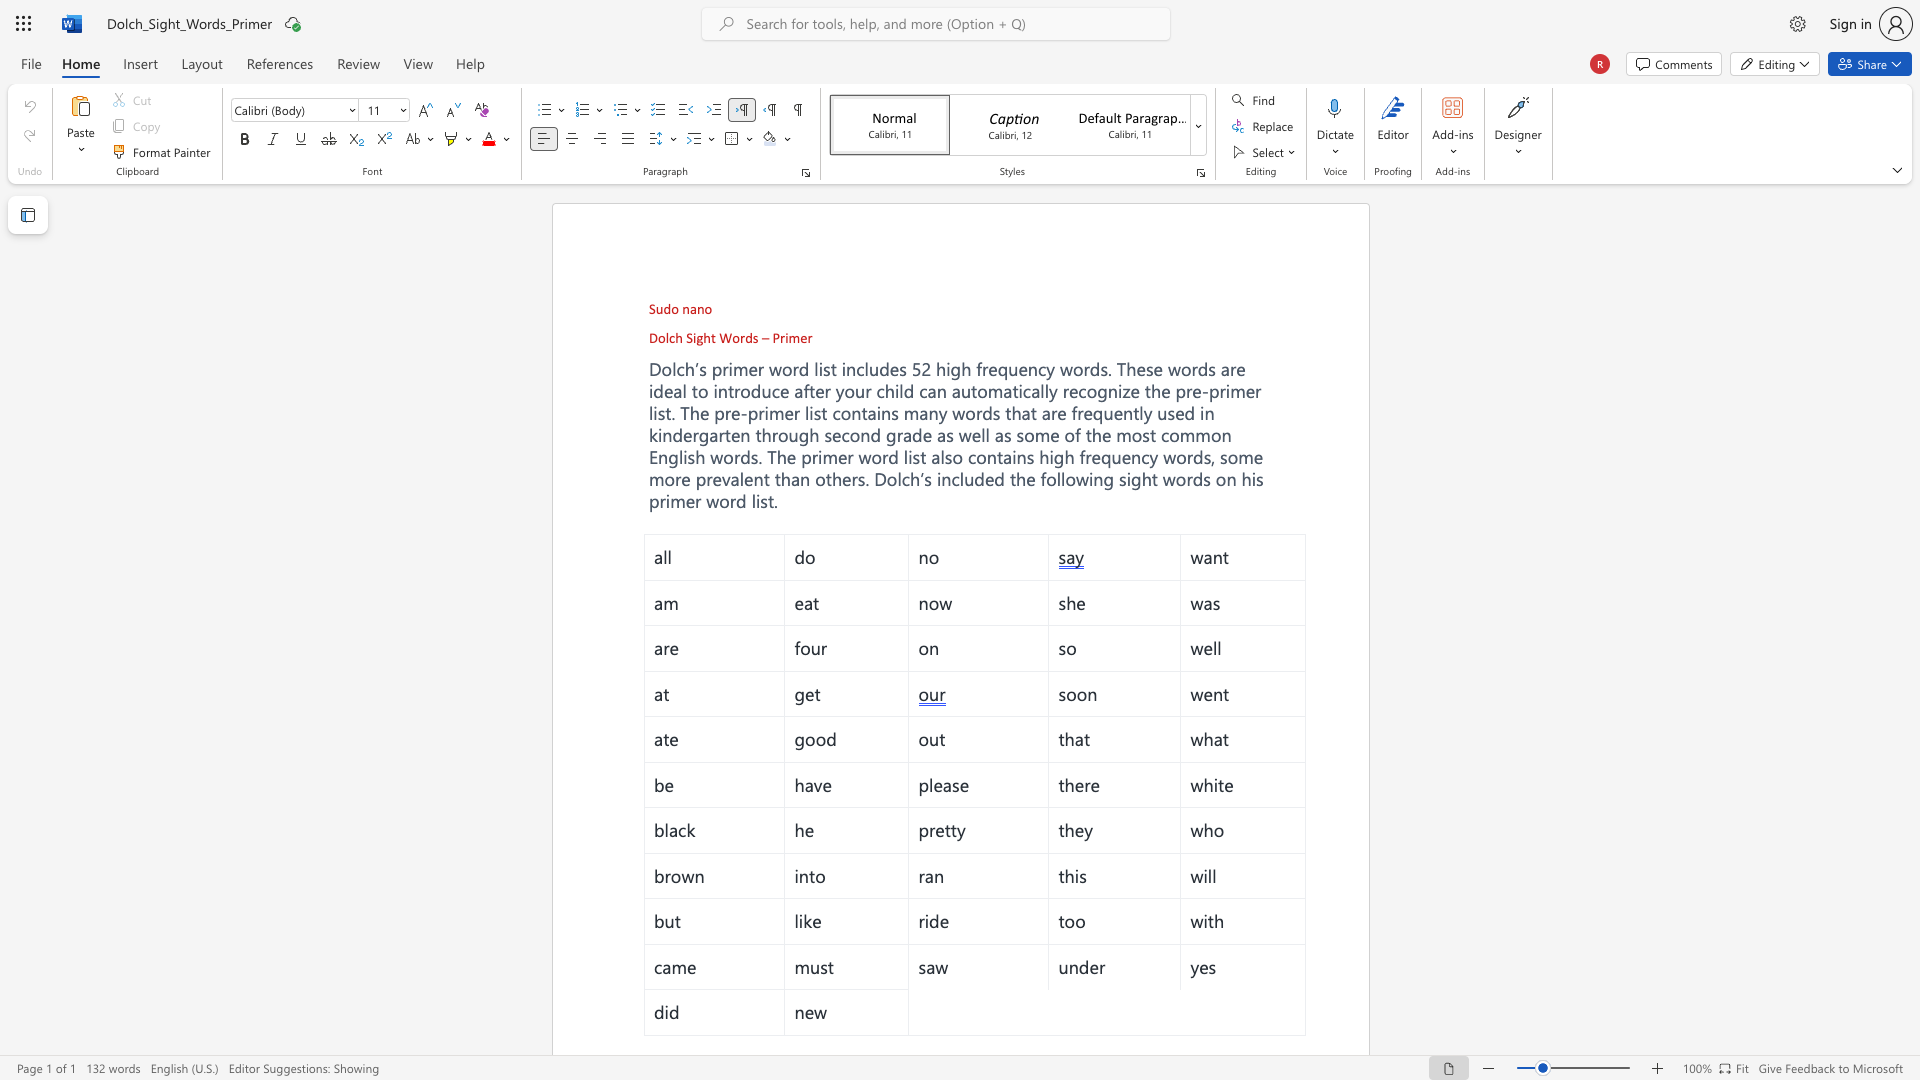 Image resolution: width=1920 pixels, height=1080 pixels. What do you see at coordinates (1012, 390) in the screenshot?
I see `the subset text "tically recognize the pre-p" within the text "Dolch’s primer word list includes 52 high frequency words. These words are ideal to introduce after your child can automatically recognize the pre-primer list. The pre-primer list"` at bounding box center [1012, 390].